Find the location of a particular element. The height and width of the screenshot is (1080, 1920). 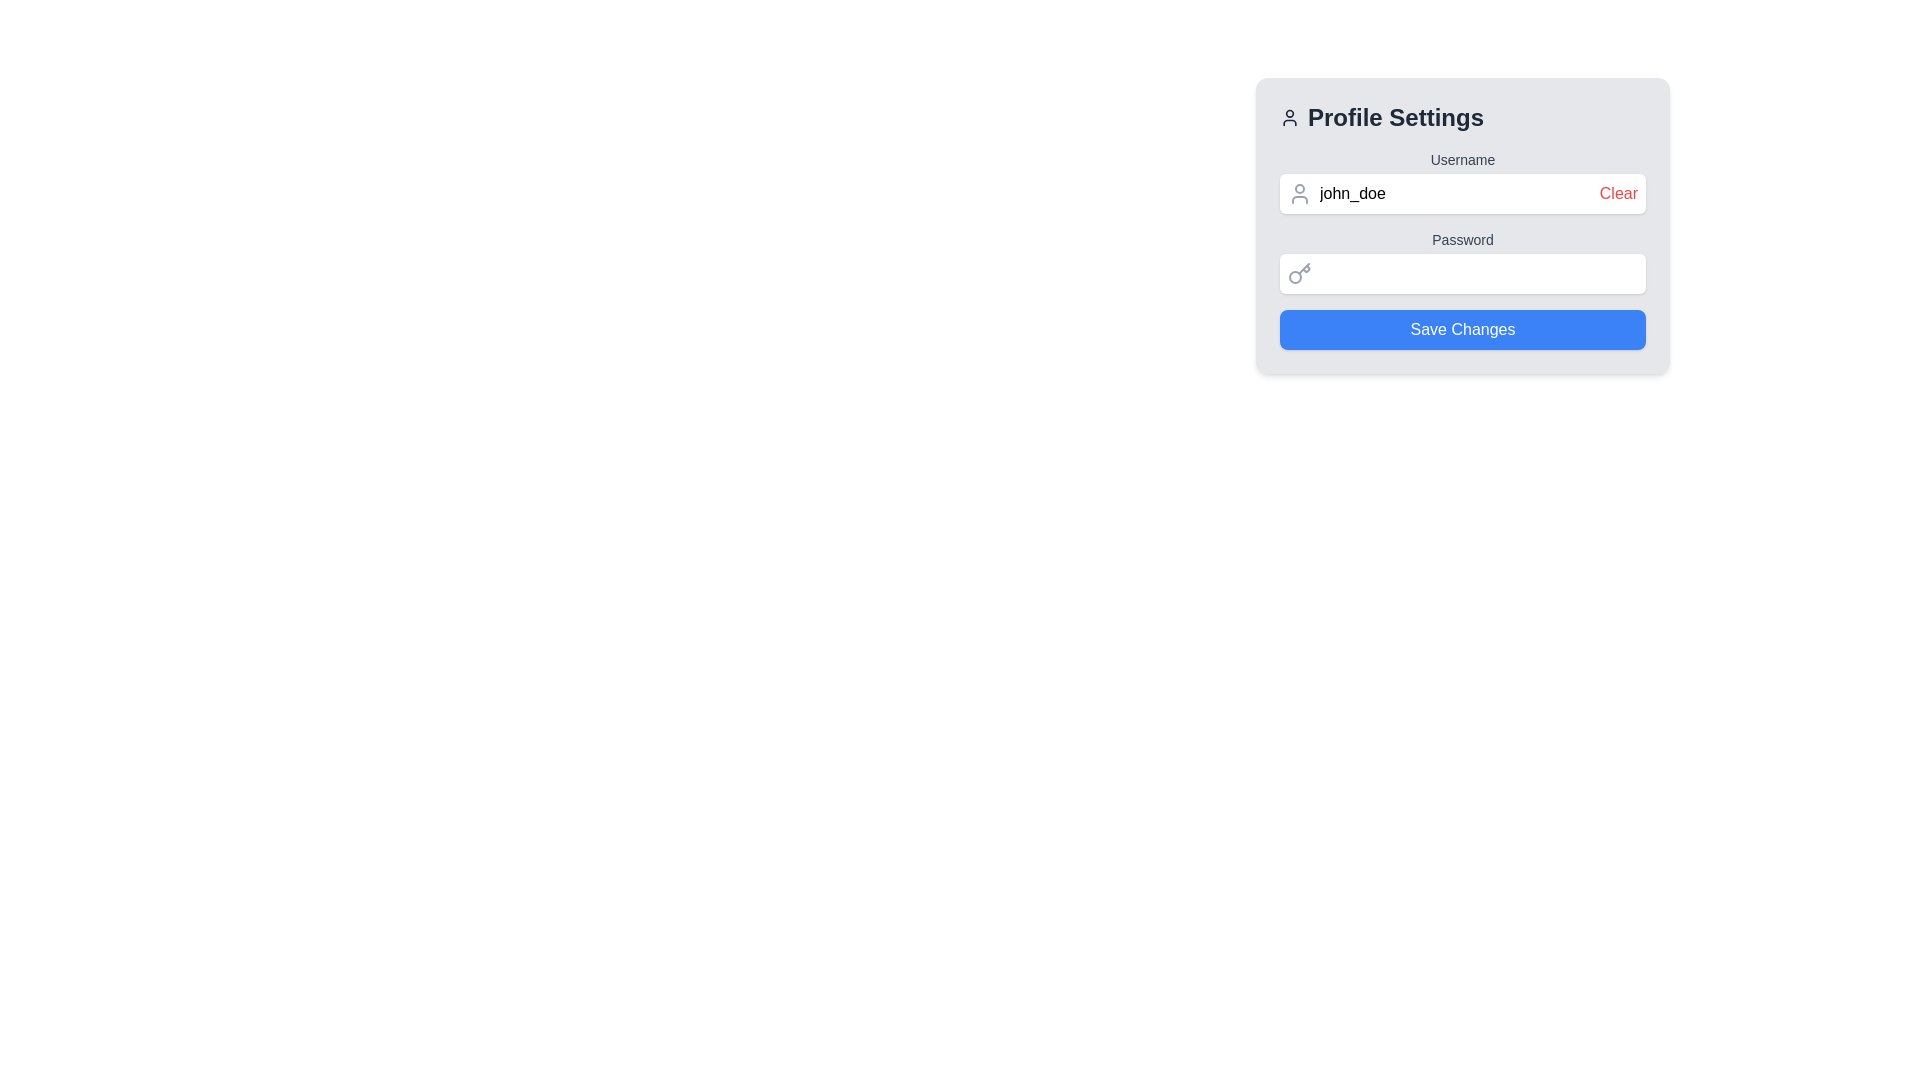

the key outline icon located to the left of the password input field in the 'Password' section of the form is located at coordinates (1300, 273).